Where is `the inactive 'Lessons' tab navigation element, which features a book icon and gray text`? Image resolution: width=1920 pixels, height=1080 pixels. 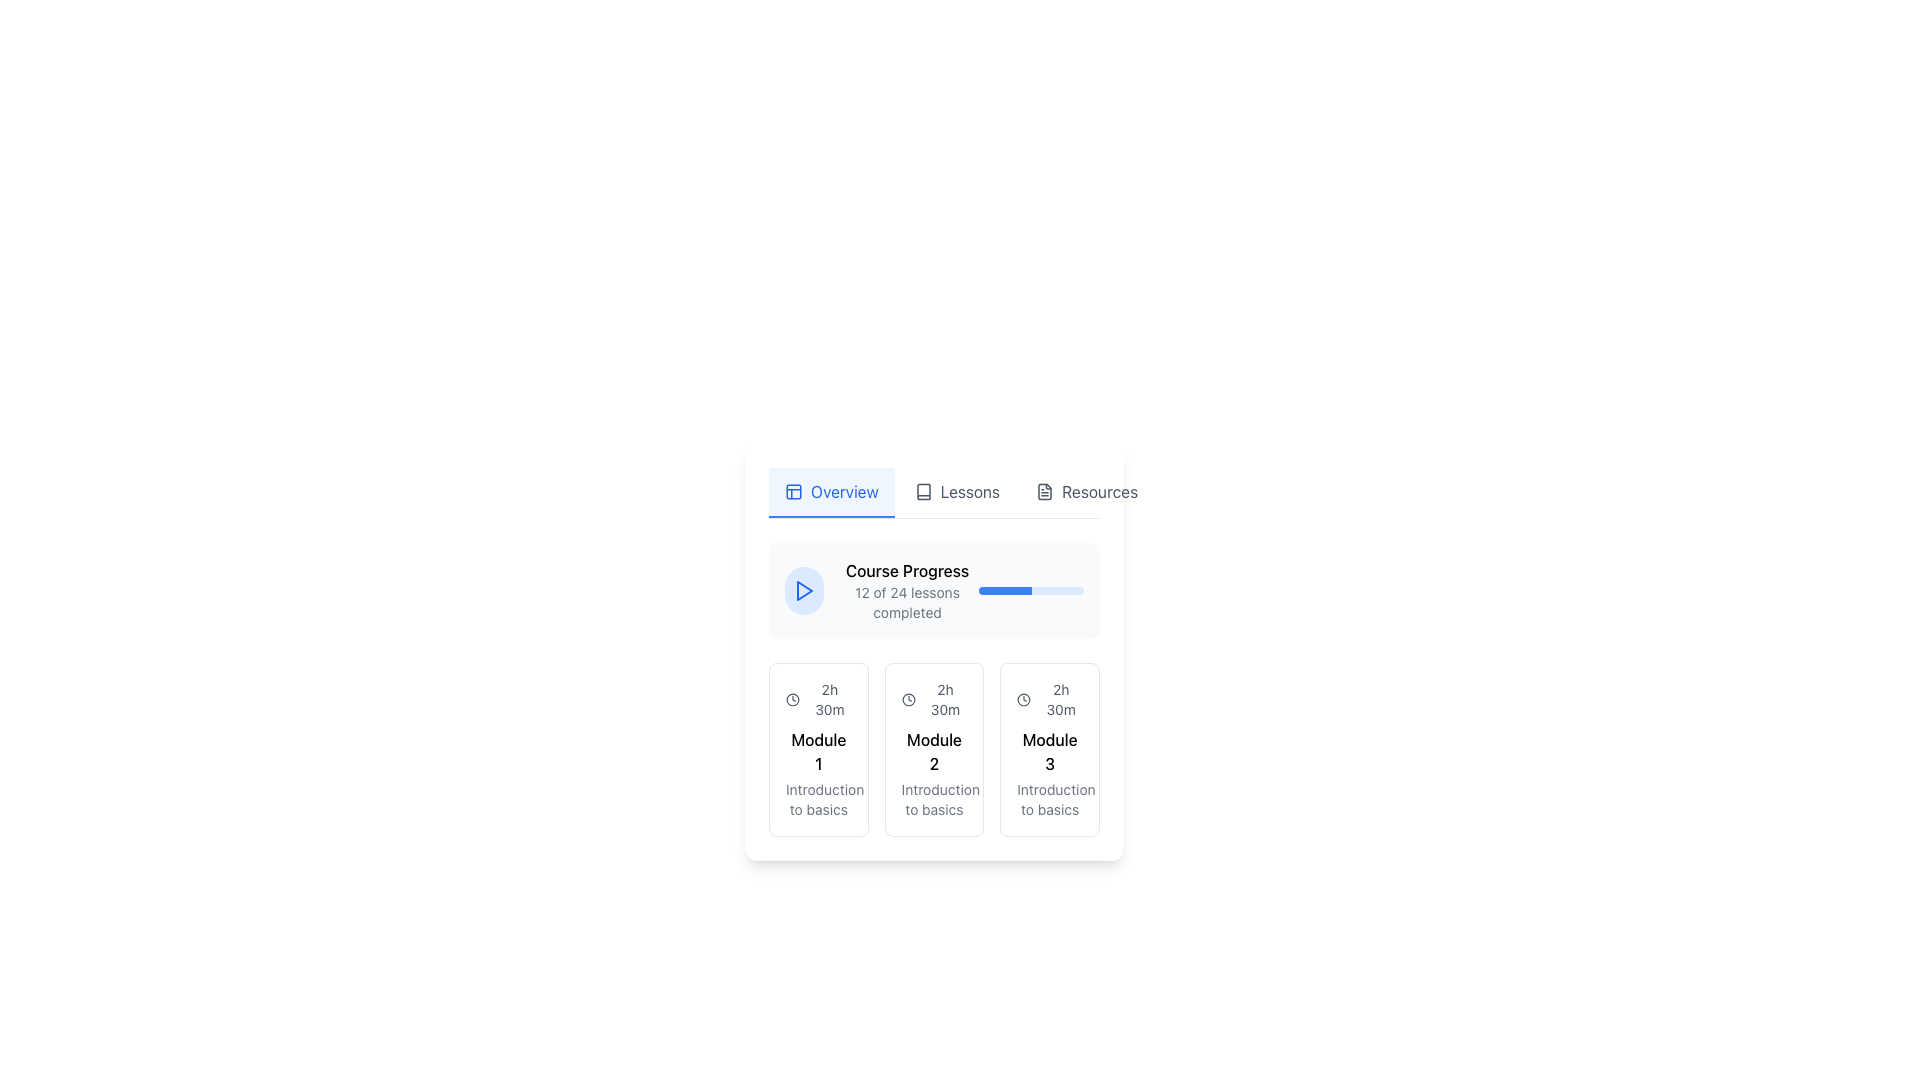
the inactive 'Lessons' tab navigation element, which features a book icon and gray text is located at coordinates (956, 493).